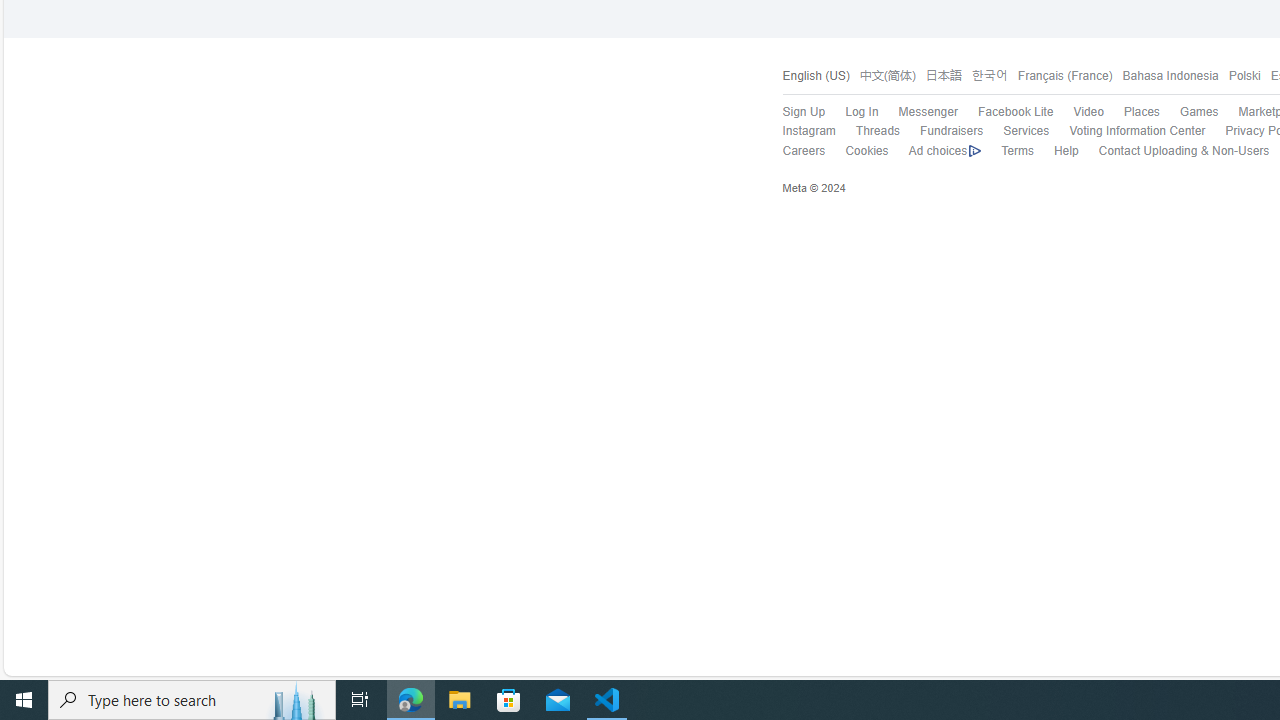 The width and height of the screenshot is (1280, 720). Describe the element at coordinates (1198, 112) in the screenshot. I see `'Games'` at that location.